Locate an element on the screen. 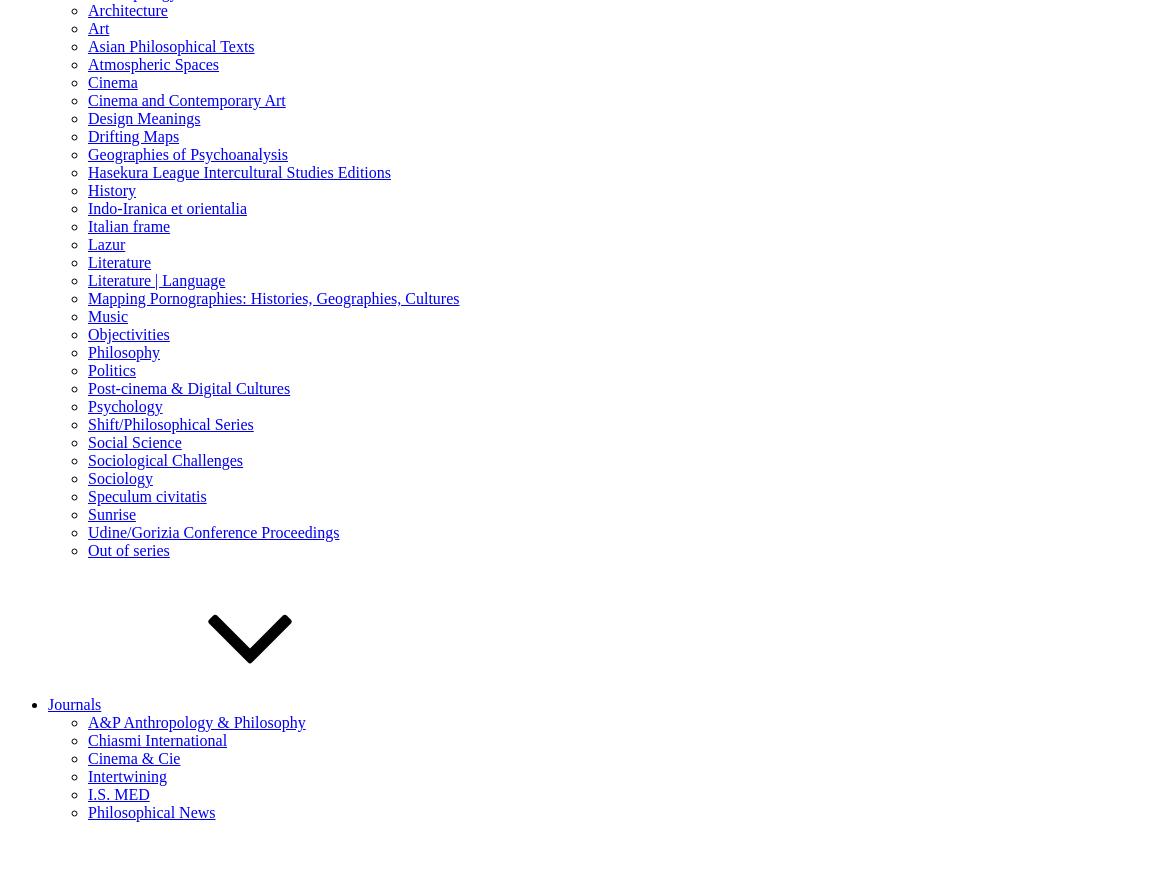 The image size is (1173, 874). 'Out of series' is located at coordinates (128, 549).